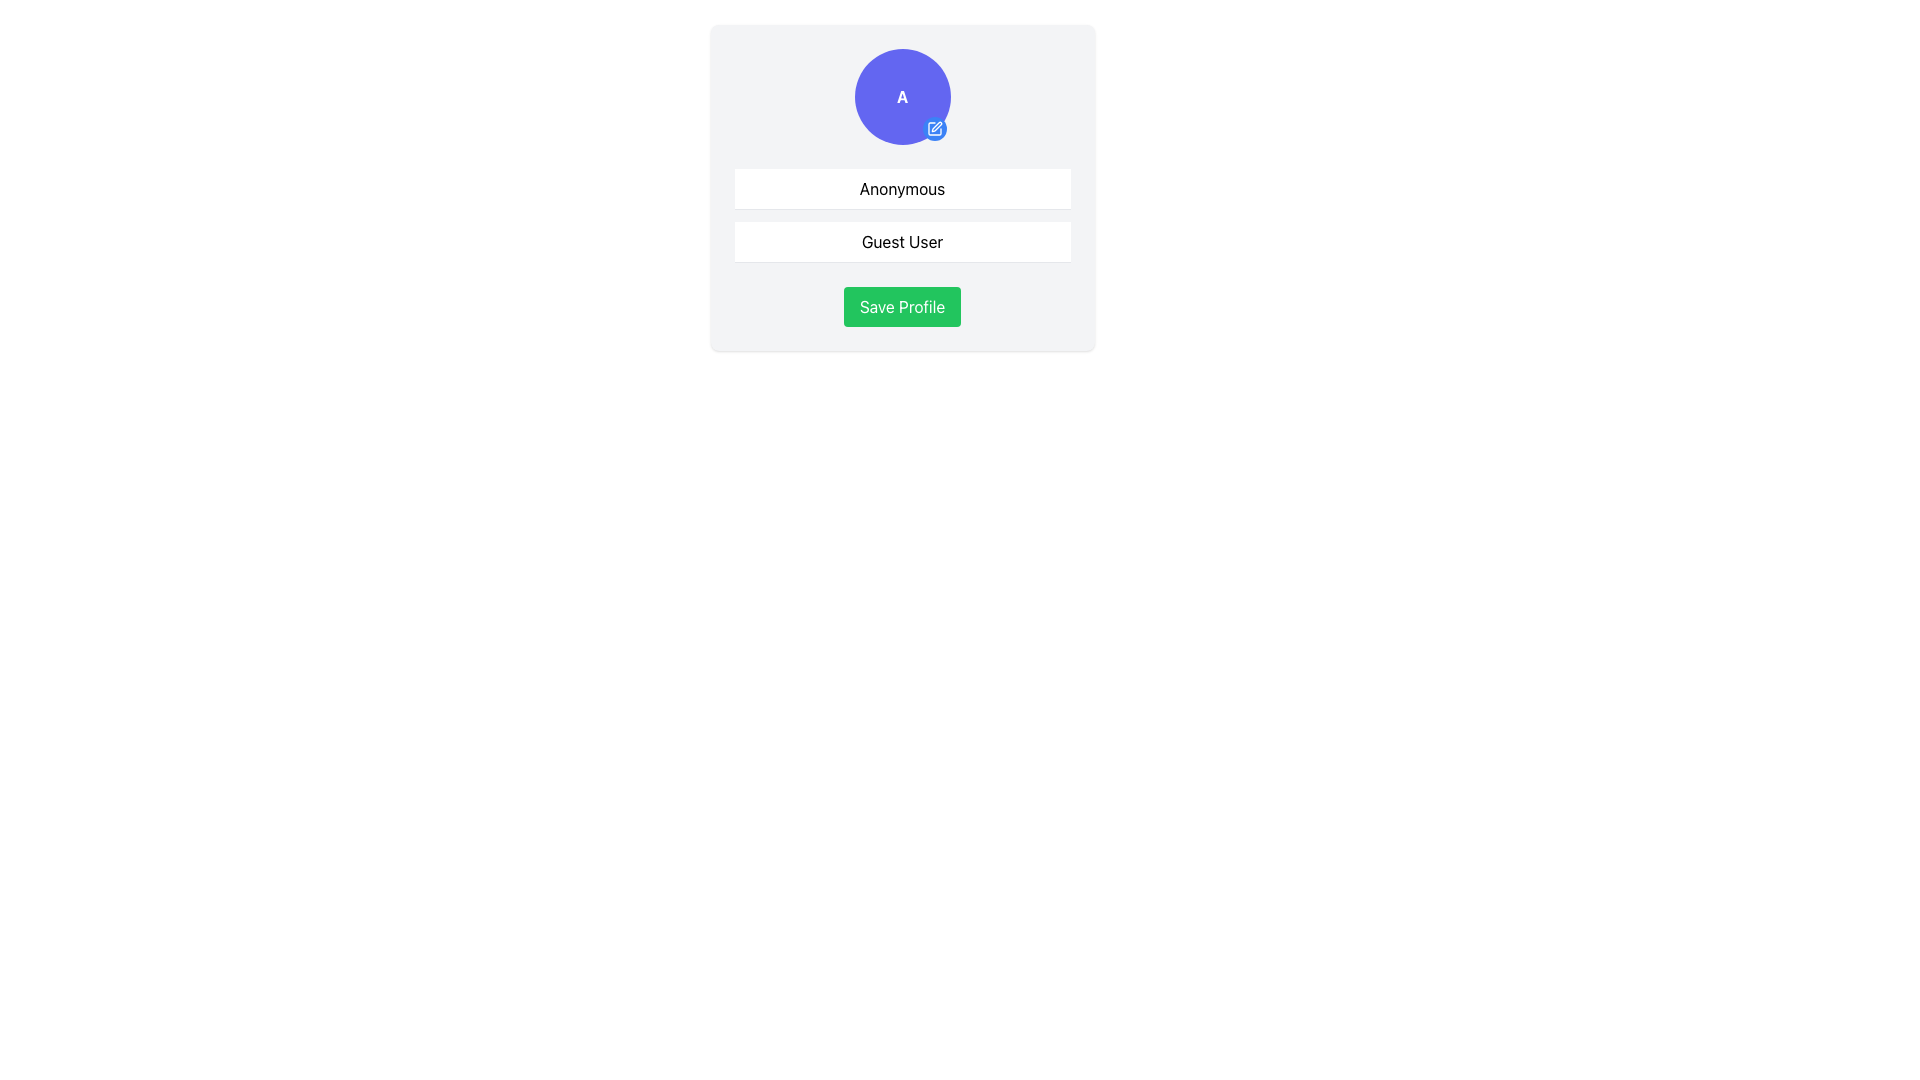  Describe the element at coordinates (901, 96) in the screenshot. I see `the Avatar display or profile picture placeholder located at the center top of the interface, above the 'Anonymous' and 'Guest User' input fields and the 'Save Profile' button` at that location.